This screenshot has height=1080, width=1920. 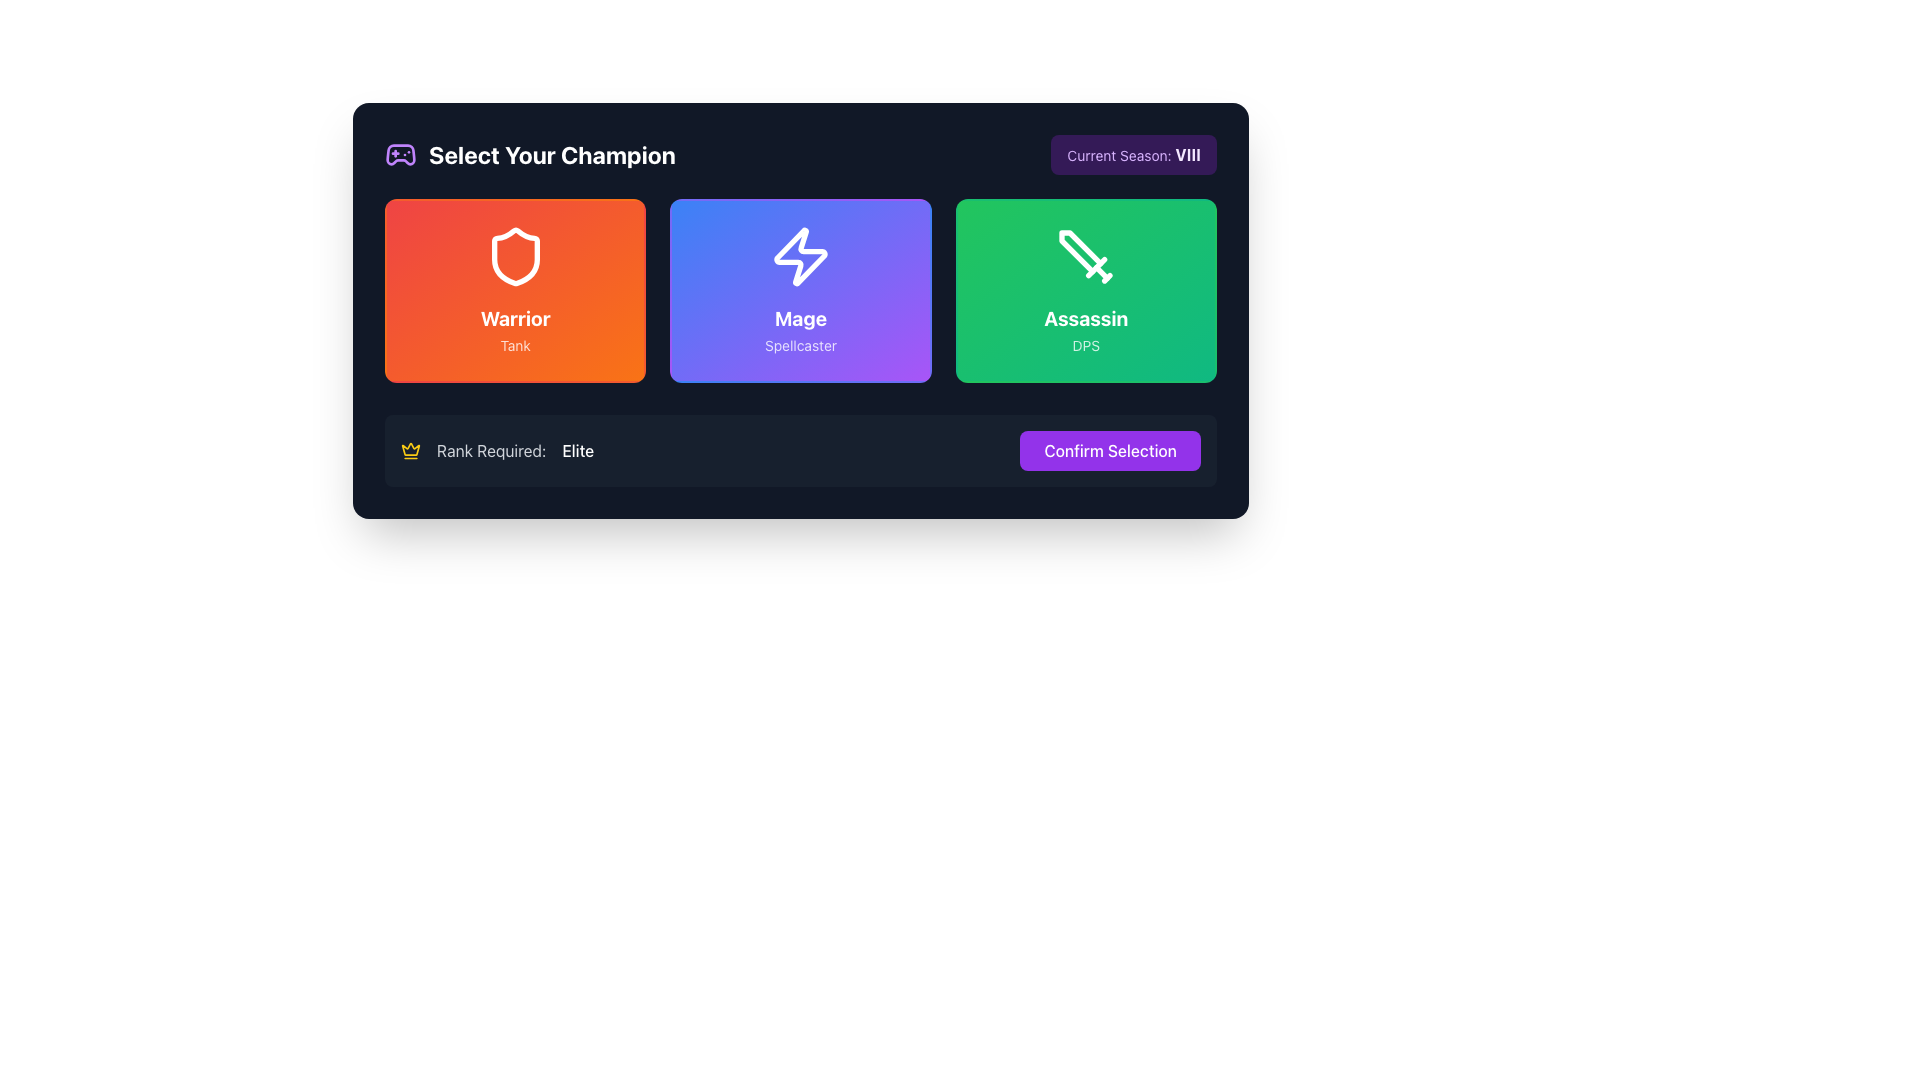 I want to click on the Header element with the title 'Select Your Champion' that features a bold, large white text and a purple game controller icon, located in the upper-left corner of the selection widget, so click(x=530, y=153).